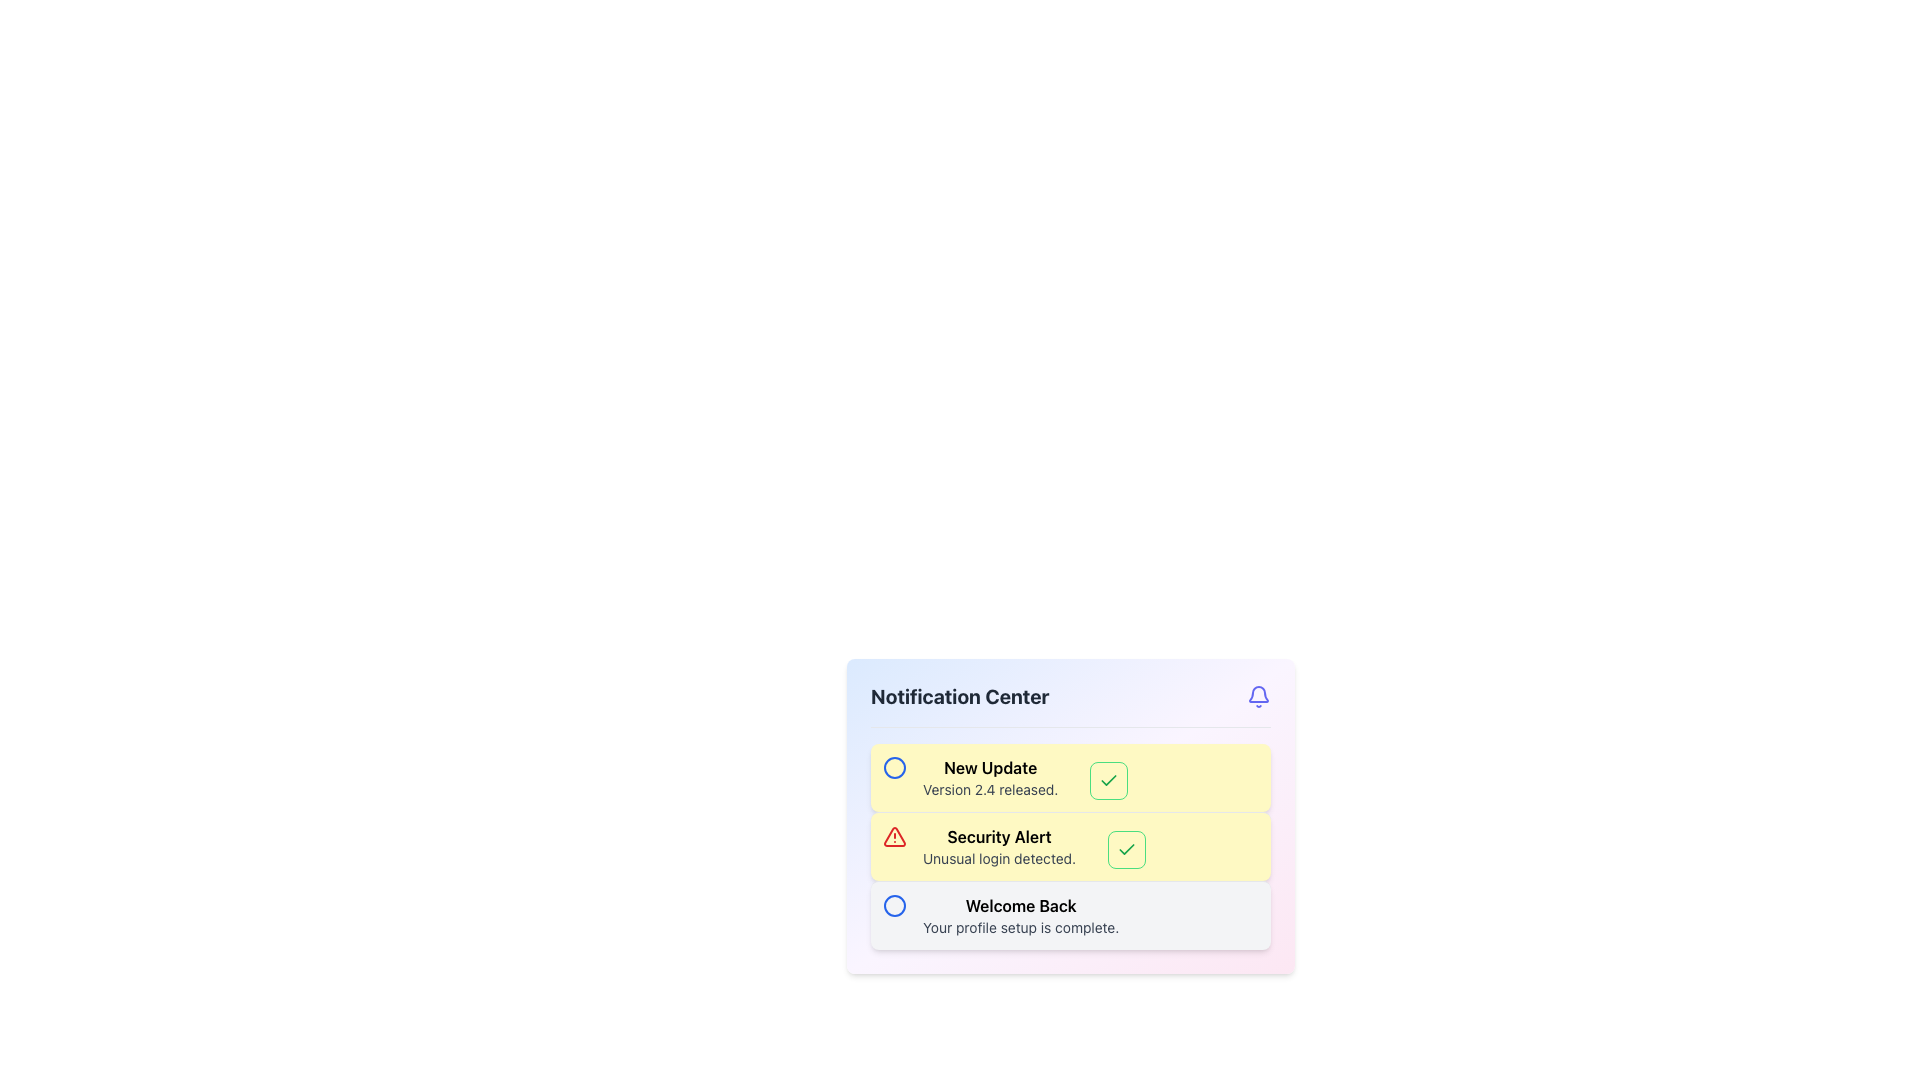 Image resolution: width=1920 pixels, height=1080 pixels. Describe the element at coordinates (1127, 849) in the screenshot. I see `green checkmark icon indicating success, located within the 'New Update' notification in the Notification Center` at that location.